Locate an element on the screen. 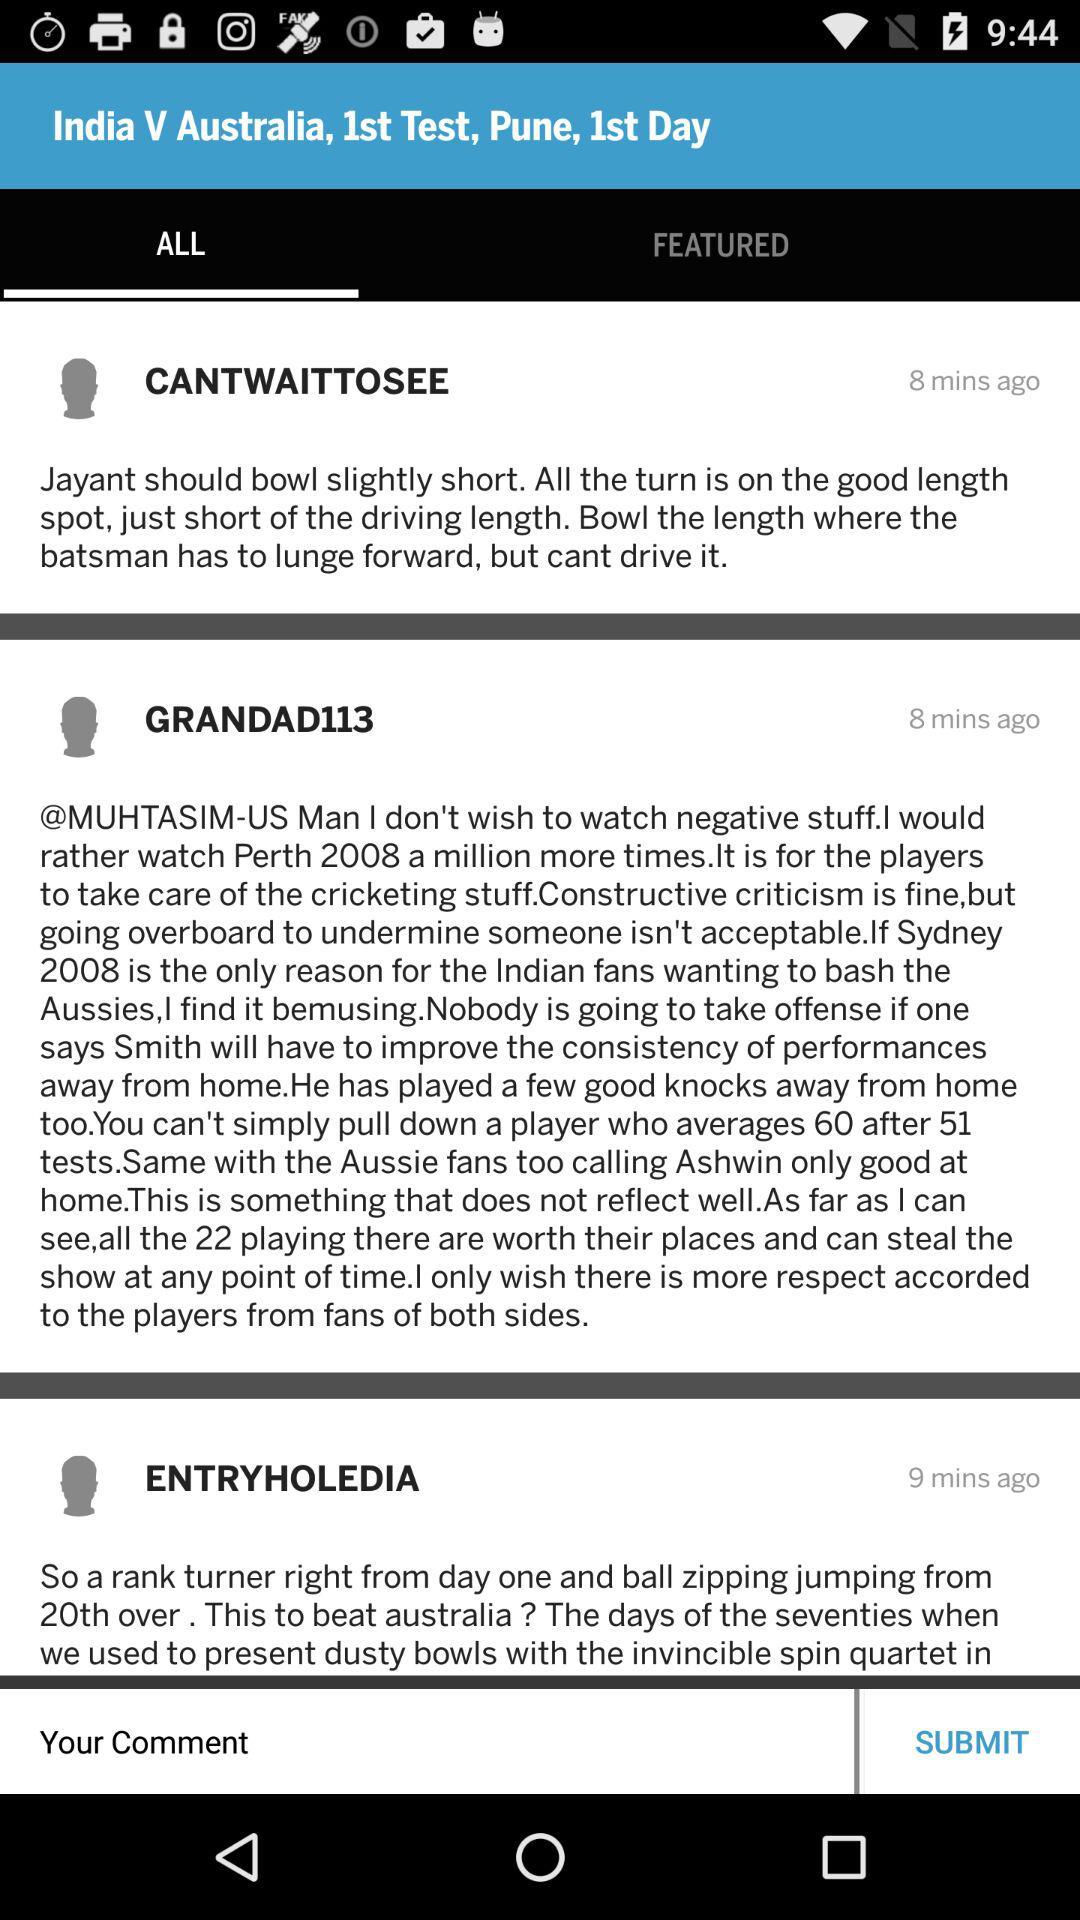 This screenshot has height=1920, width=1080. your comment here is located at coordinates (426, 1740).